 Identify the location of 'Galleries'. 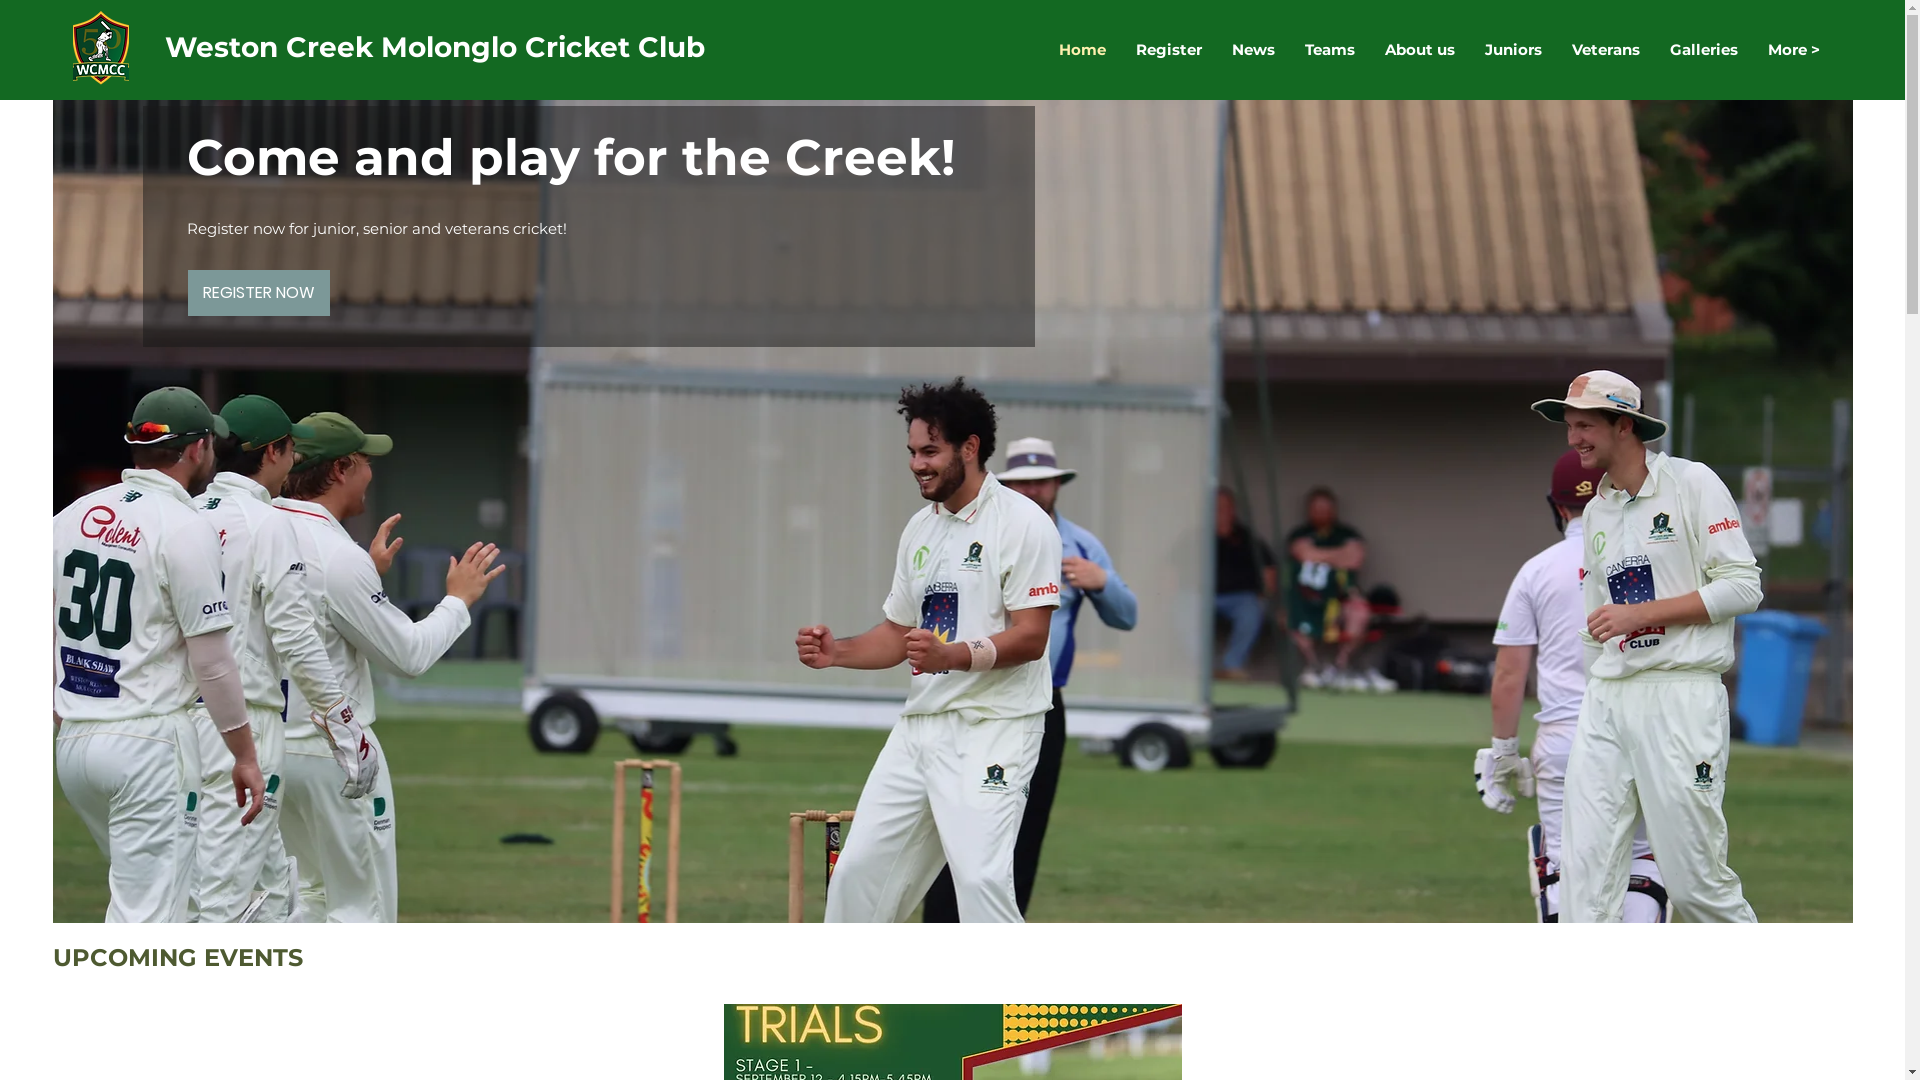
(1702, 49).